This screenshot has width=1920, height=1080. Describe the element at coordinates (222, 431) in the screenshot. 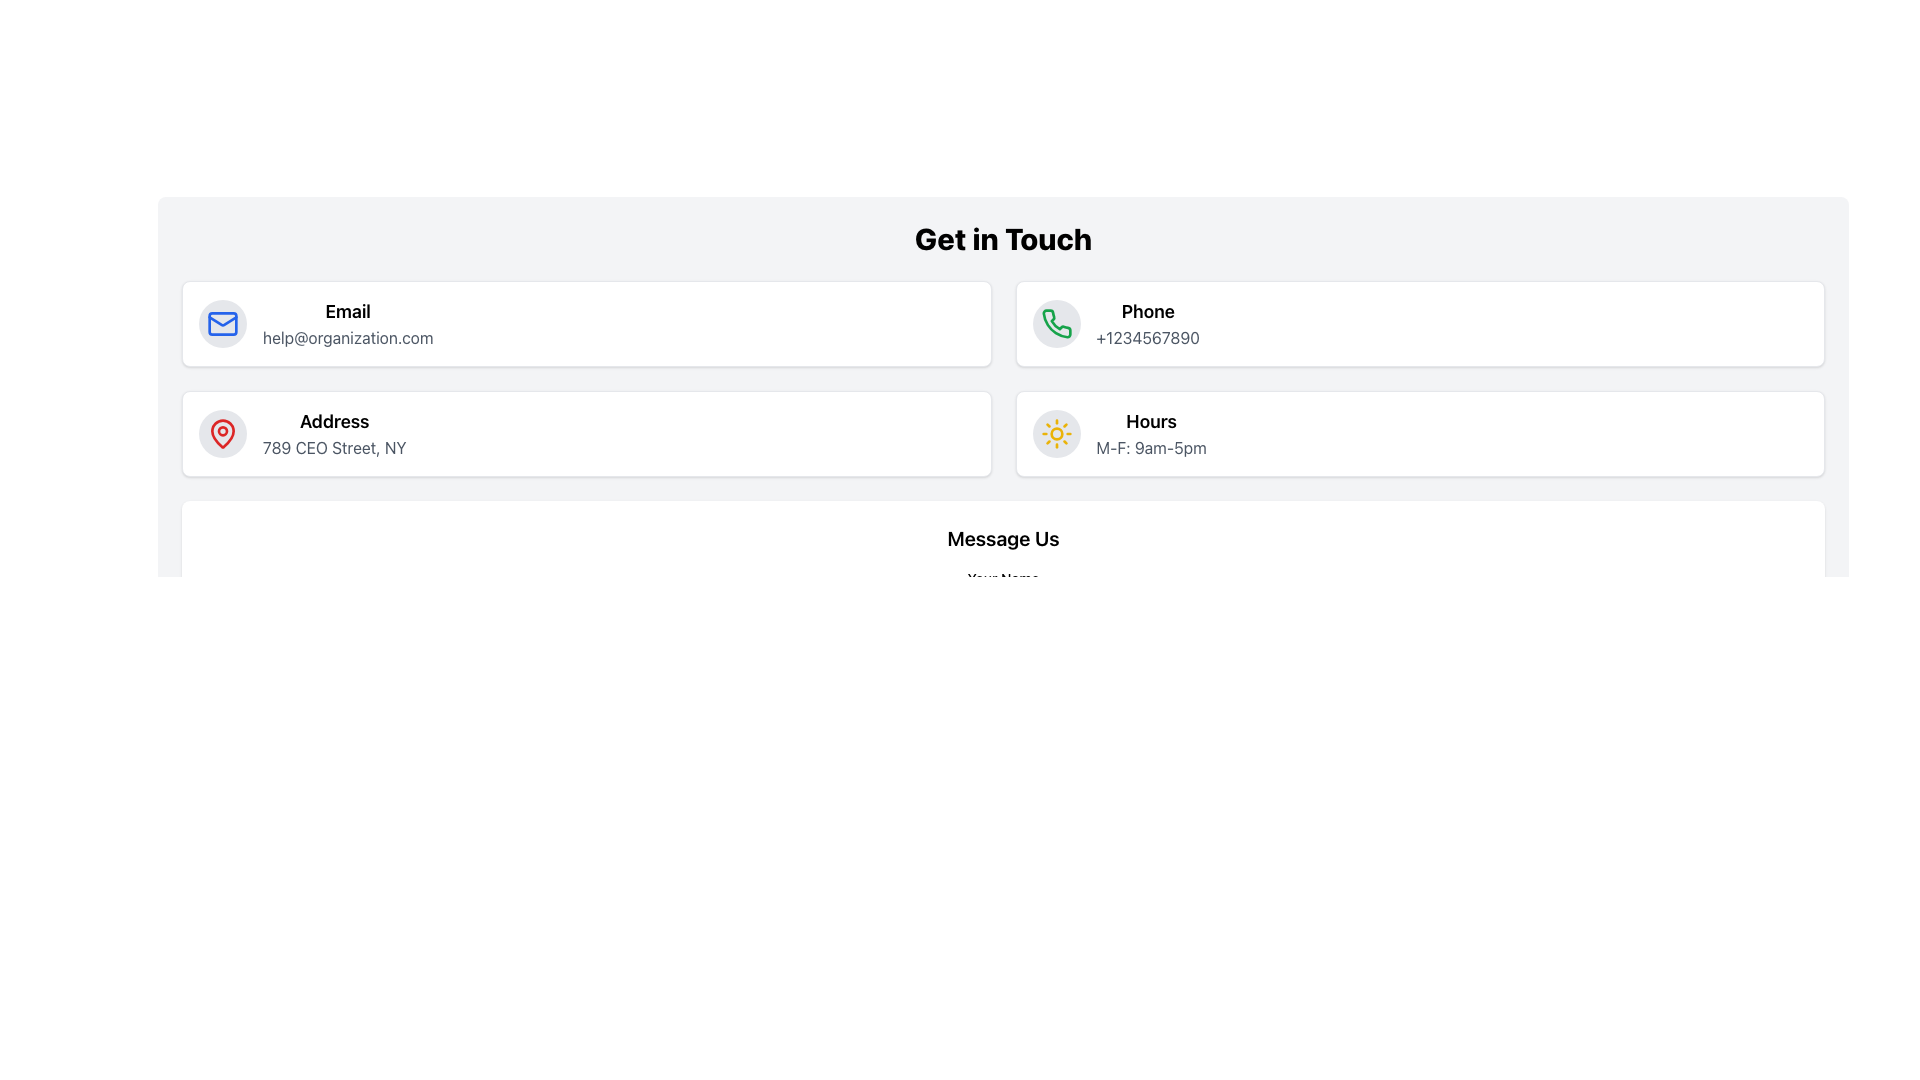

I see `the graphic icon (SVG representation) in the 'Address' section, located to the left of the 'Address' text and adjacent to '789 CEO Street, NY'` at that location.